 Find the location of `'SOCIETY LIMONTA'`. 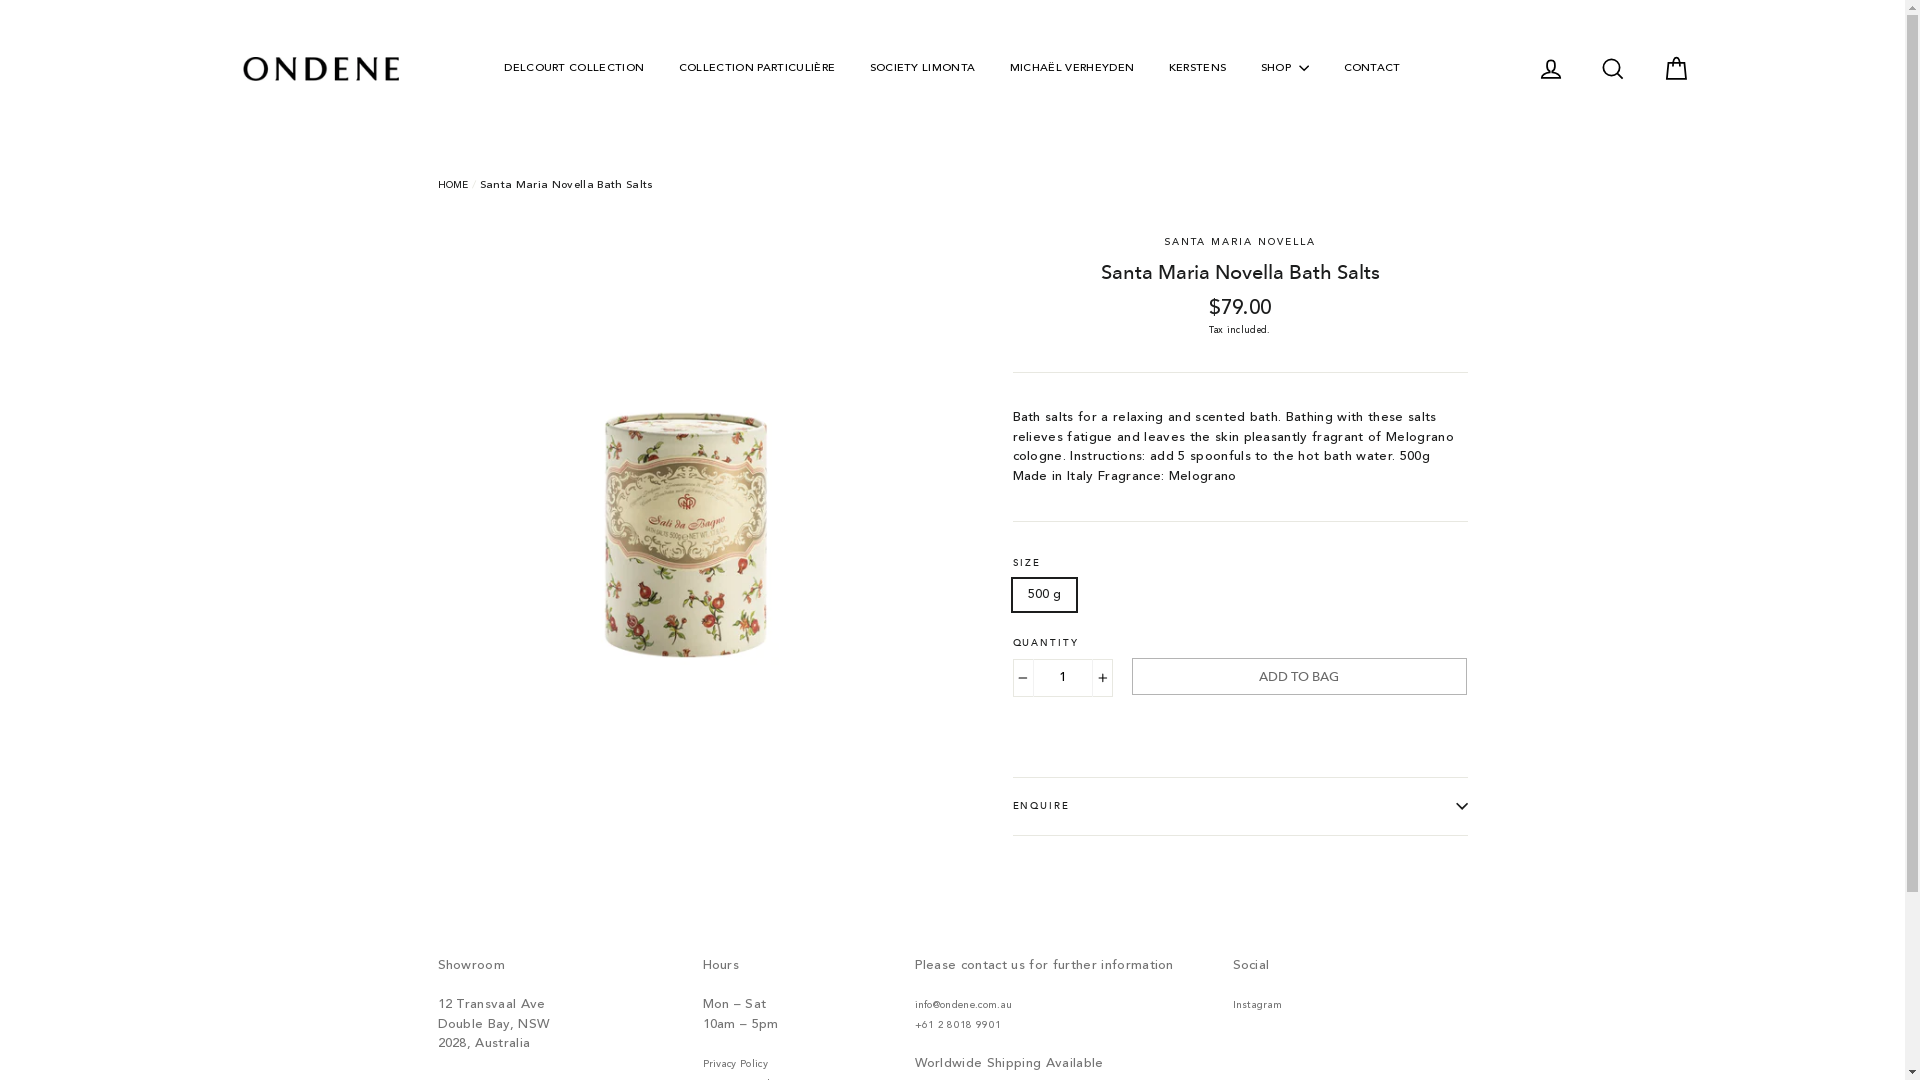

'SOCIETY LIMONTA' is located at coordinates (921, 68).